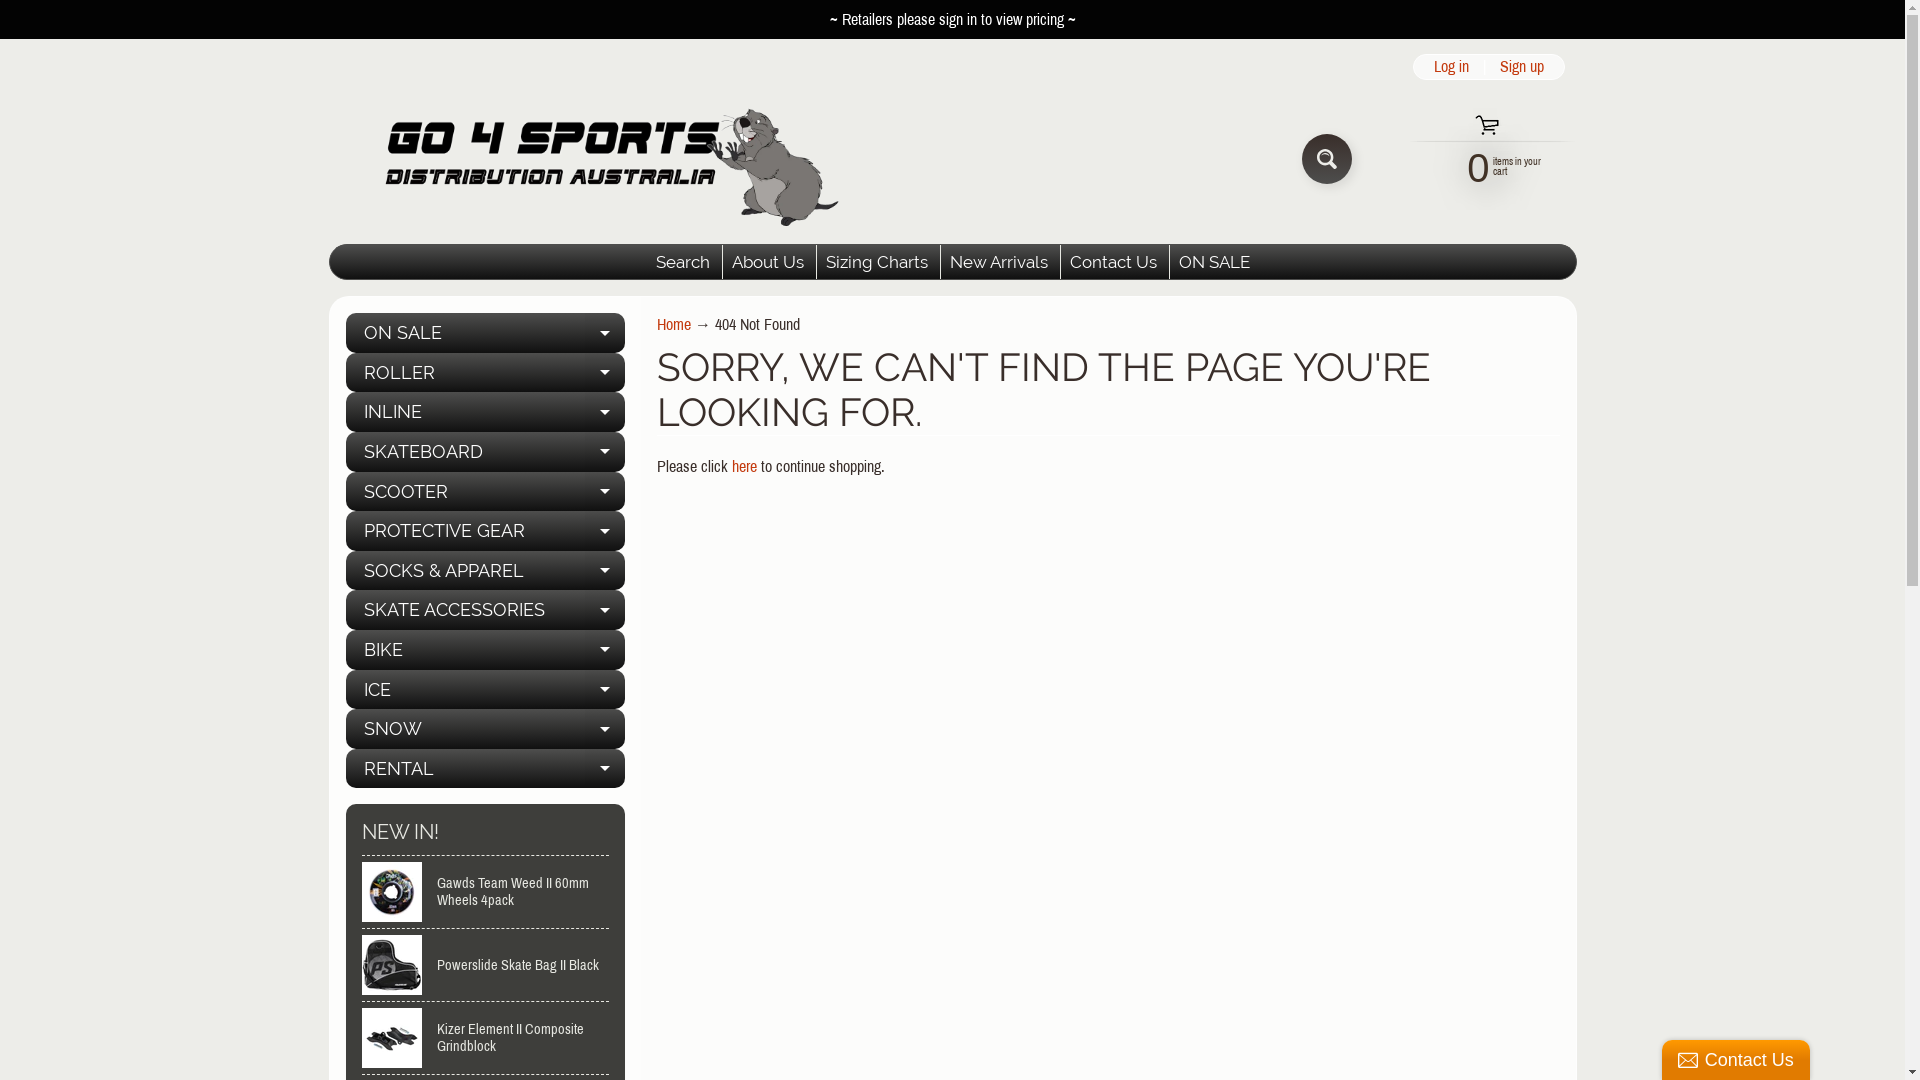 The width and height of the screenshot is (1920, 1080). What do you see at coordinates (1423, 65) in the screenshot?
I see `'Log in'` at bounding box center [1423, 65].